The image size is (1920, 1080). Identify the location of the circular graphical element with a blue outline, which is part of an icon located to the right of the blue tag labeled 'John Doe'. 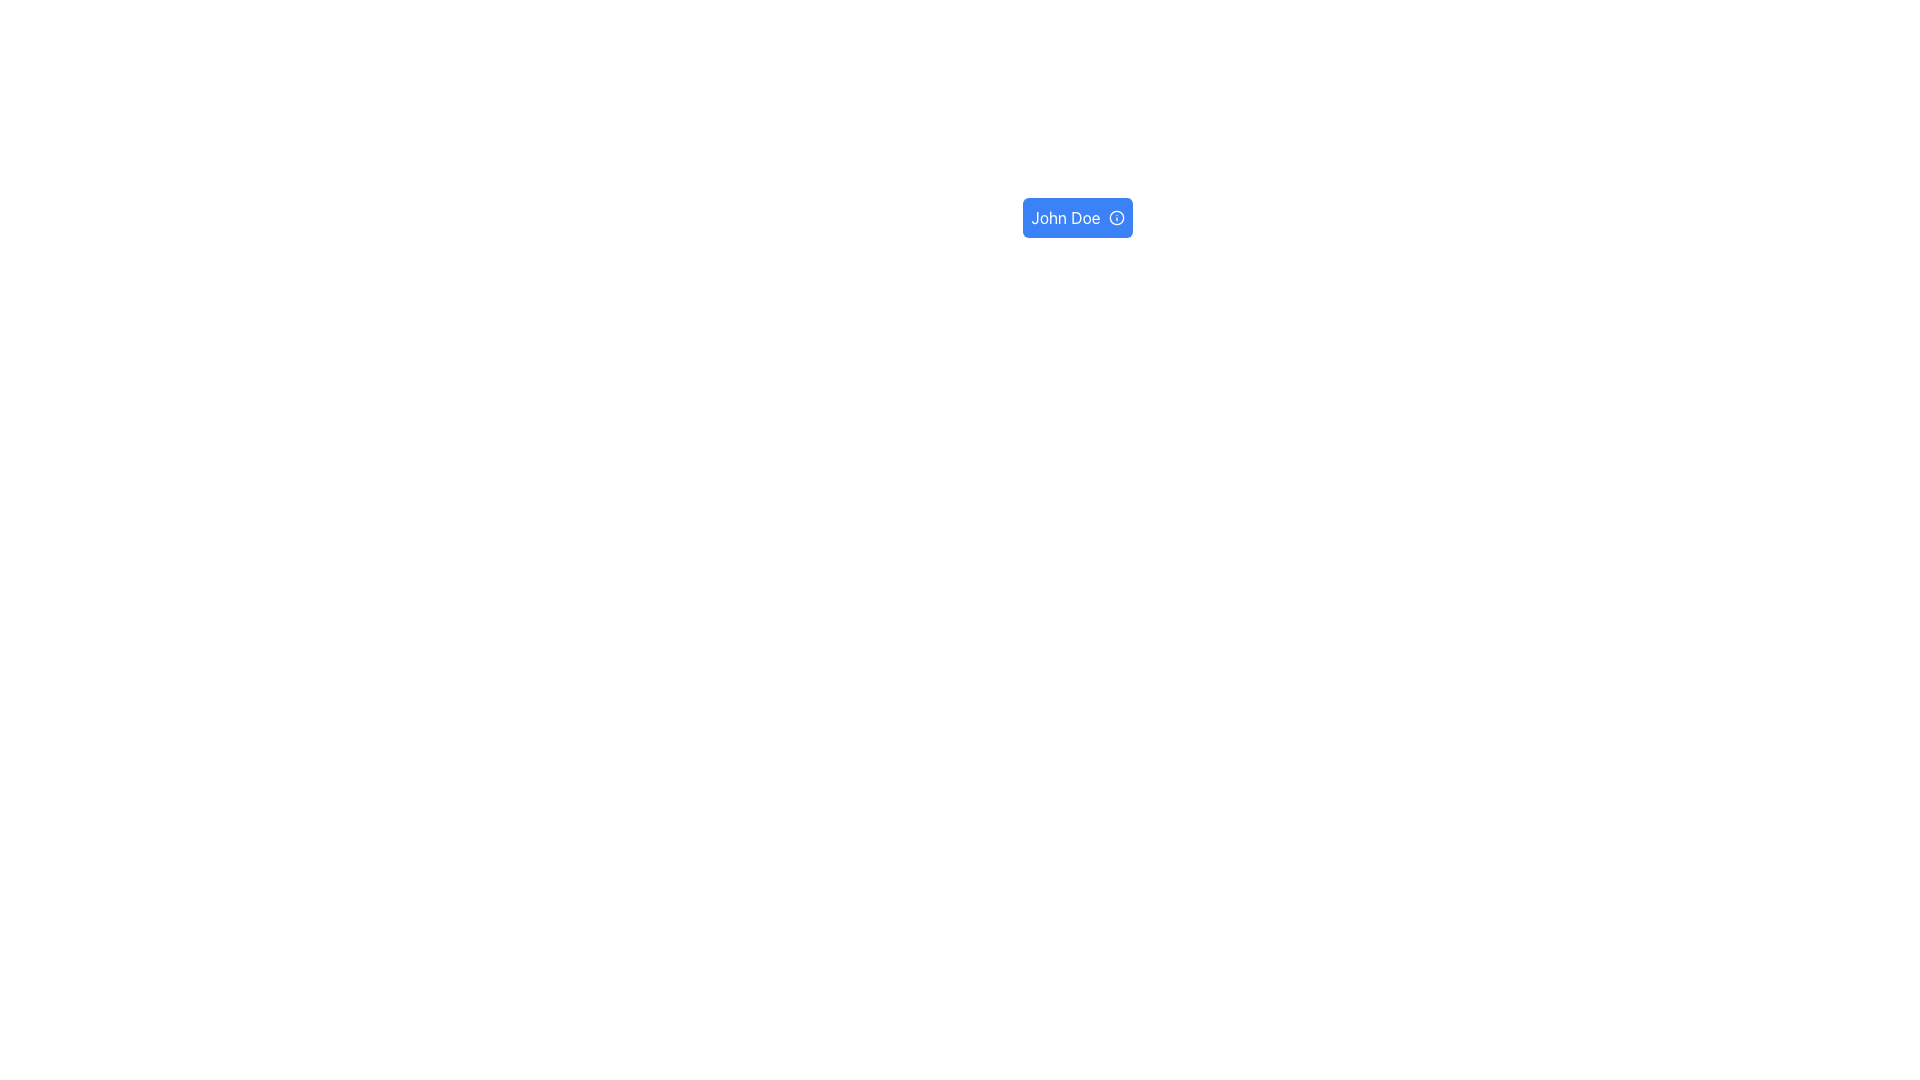
(1115, 218).